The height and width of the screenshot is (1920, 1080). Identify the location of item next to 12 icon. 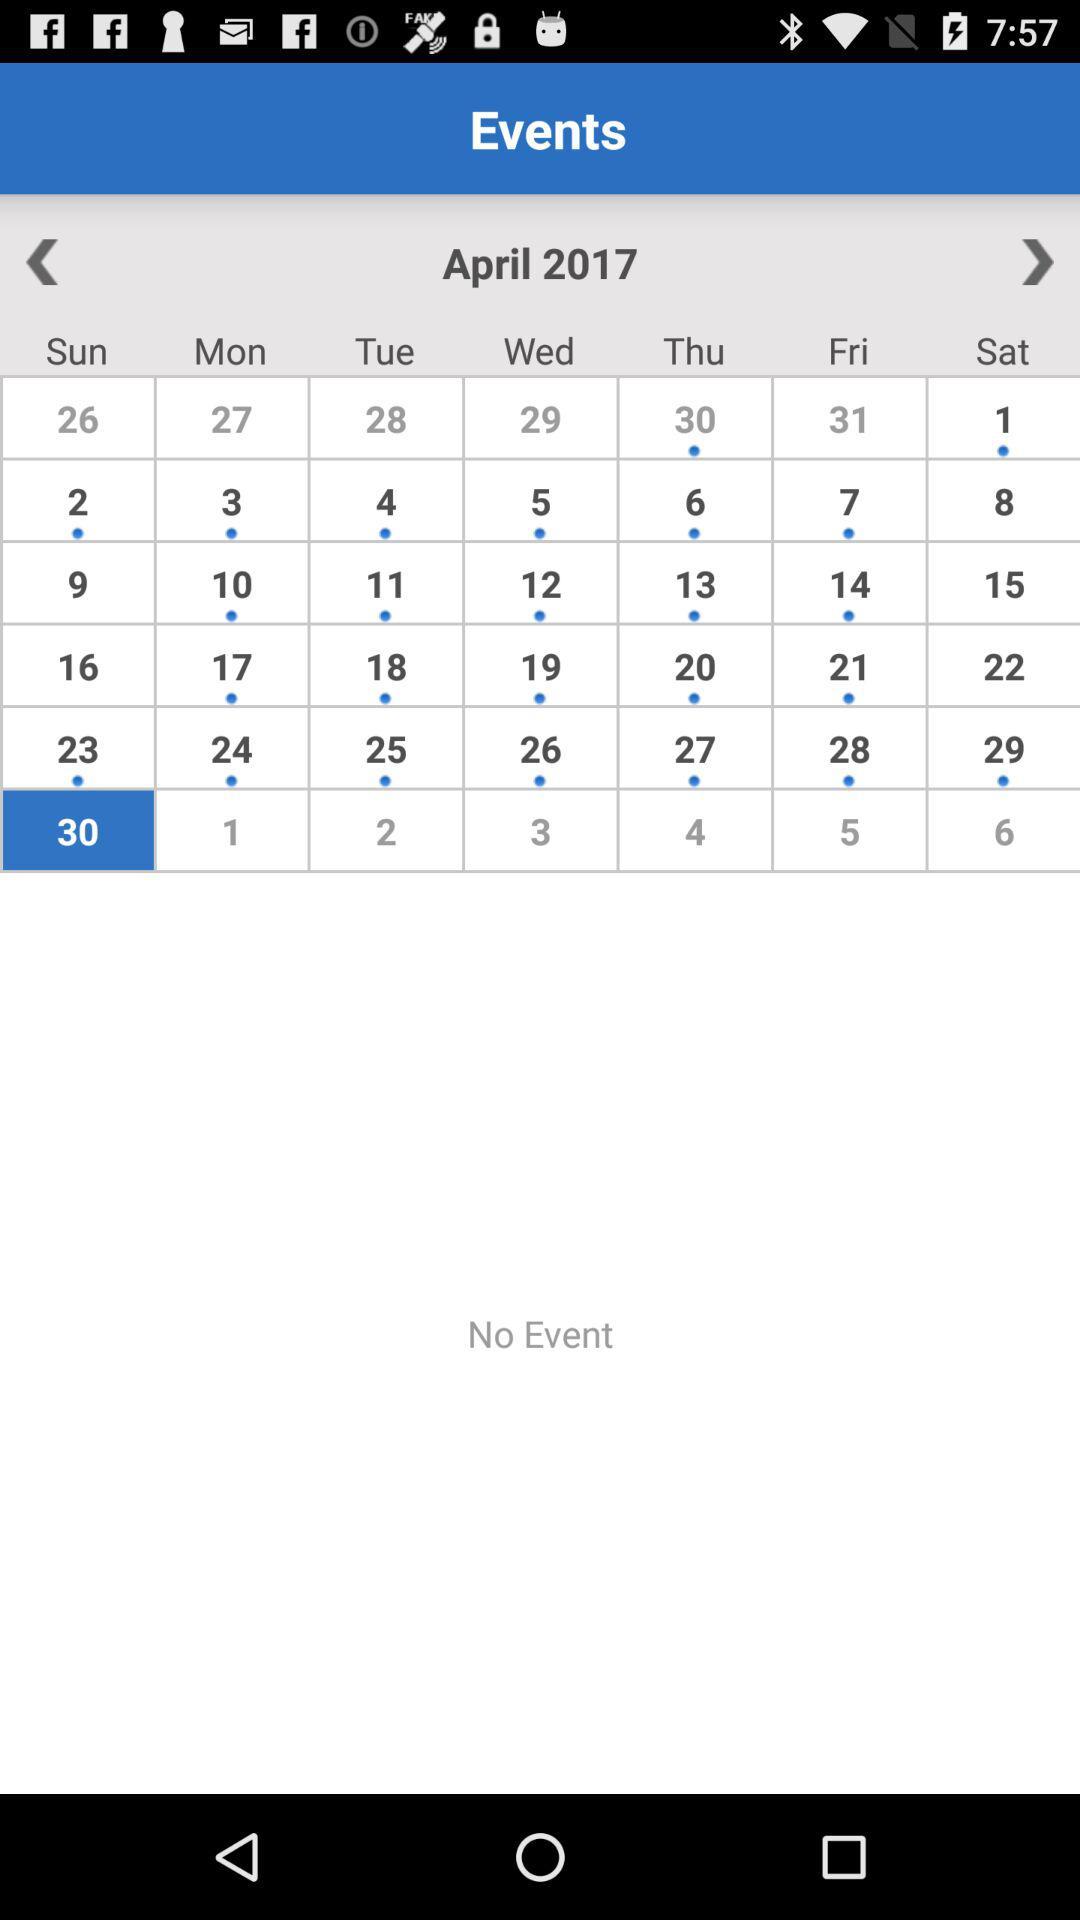
(386, 665).